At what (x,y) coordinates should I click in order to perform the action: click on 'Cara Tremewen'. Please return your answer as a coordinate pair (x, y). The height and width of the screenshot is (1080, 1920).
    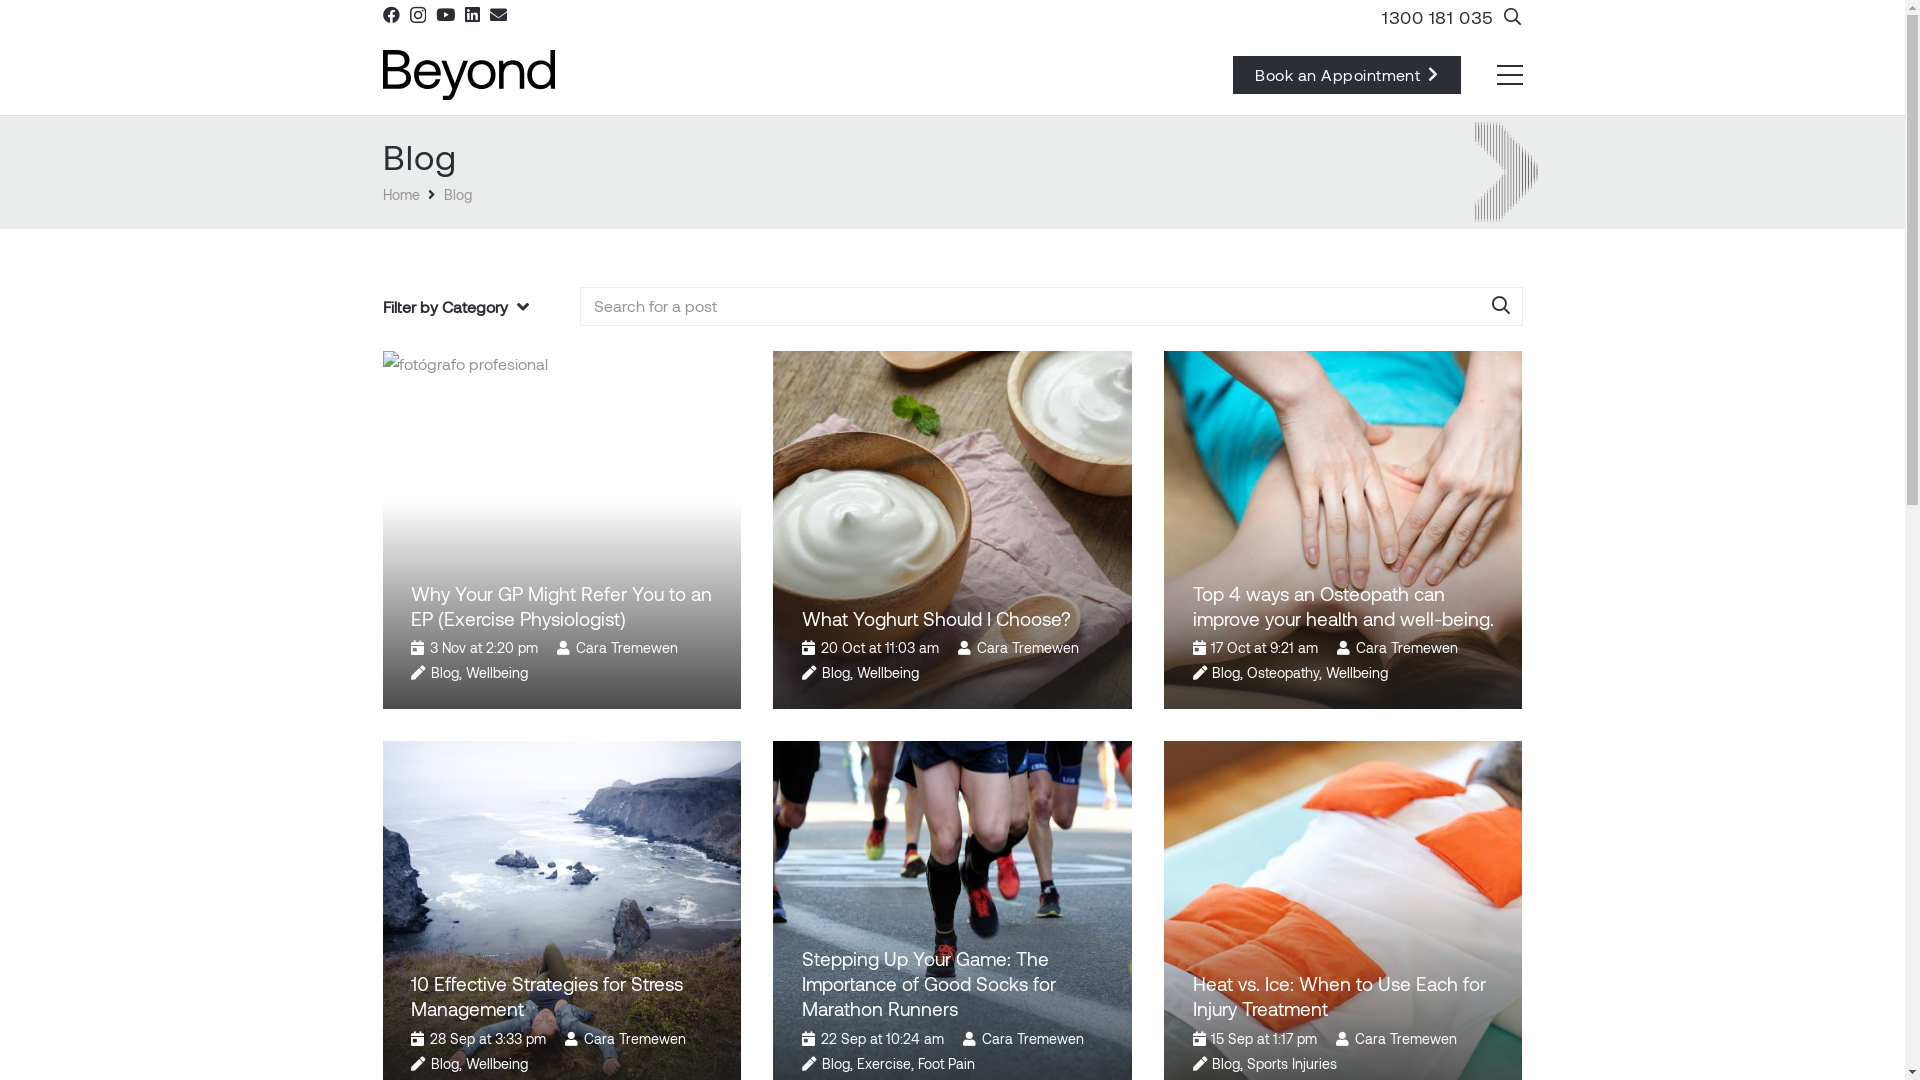
    Looking at the image, I should click on (1354, 1037).